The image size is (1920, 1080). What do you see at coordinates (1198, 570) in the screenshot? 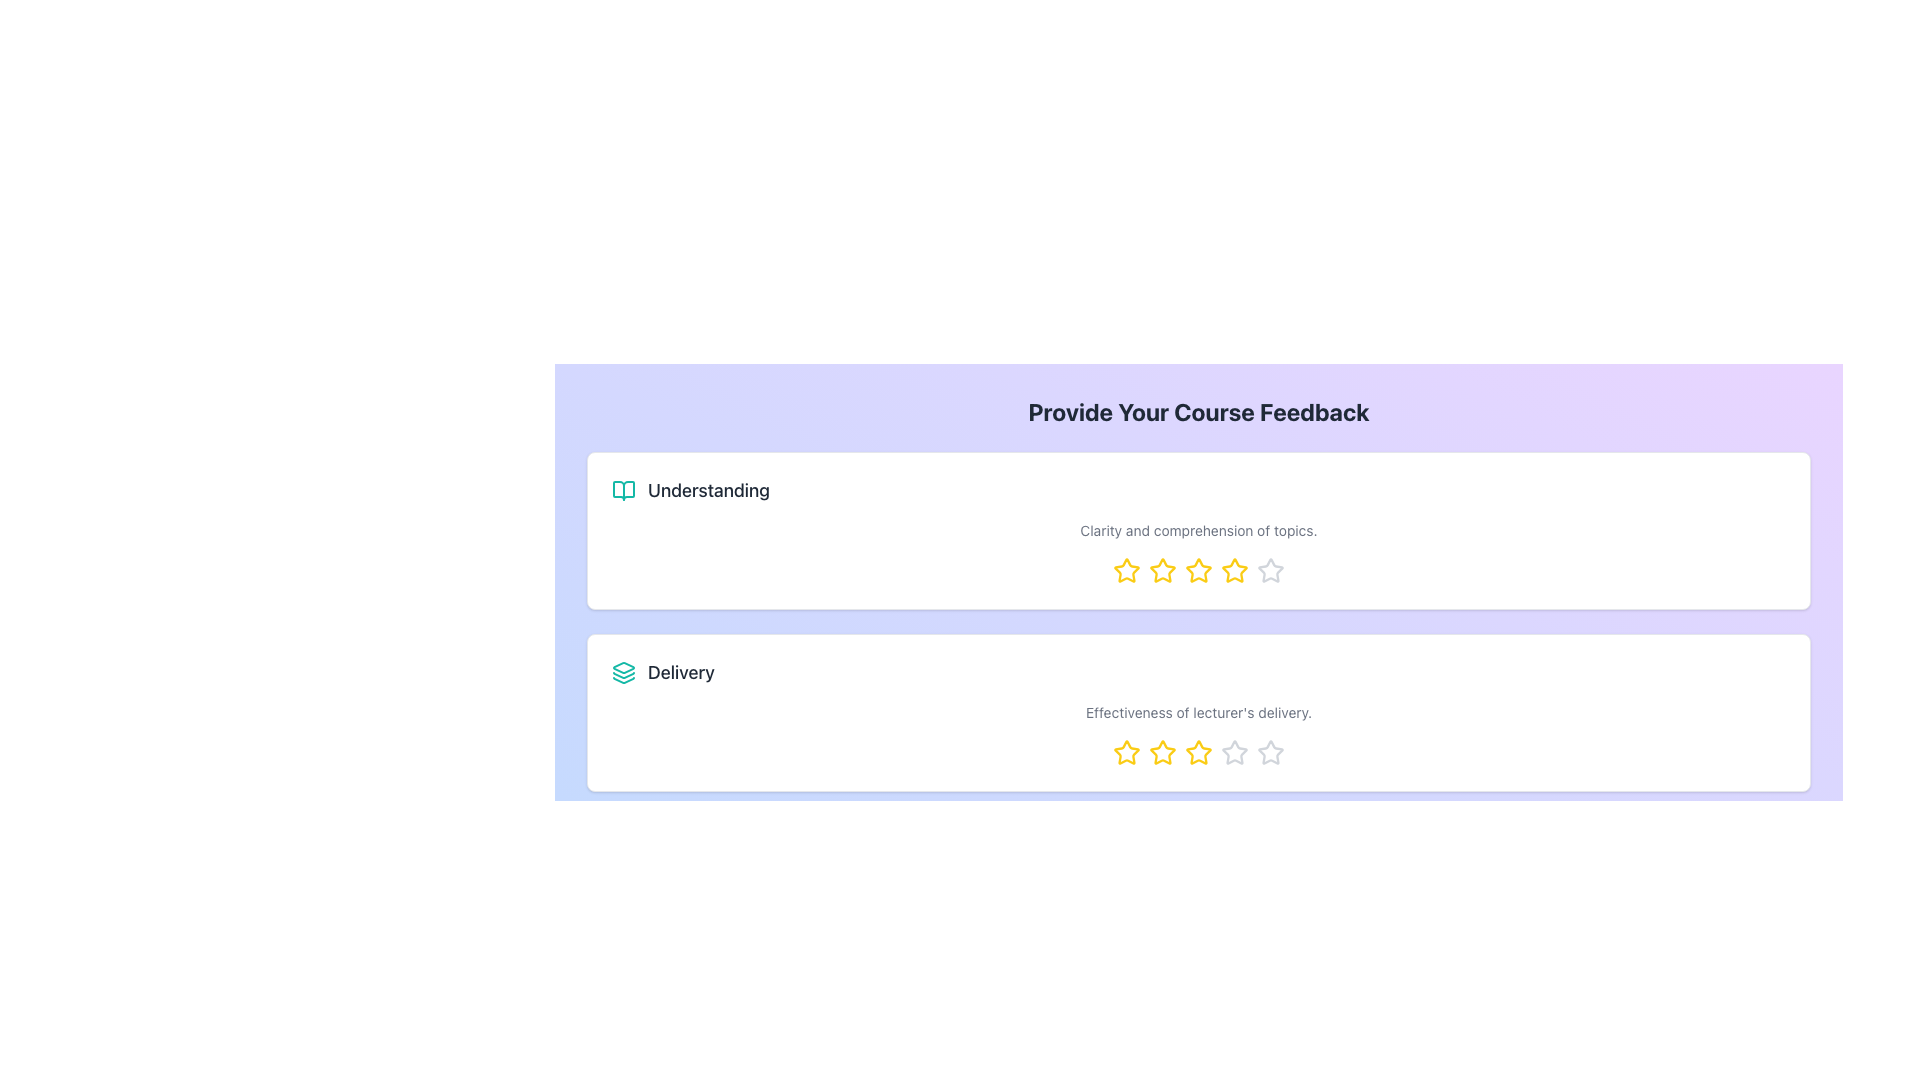
I see `the fourth star-shaped icon with a yellow outline and white fill in the 'Understanding' feedback row to rate it` at bounding box center [1198, 570].